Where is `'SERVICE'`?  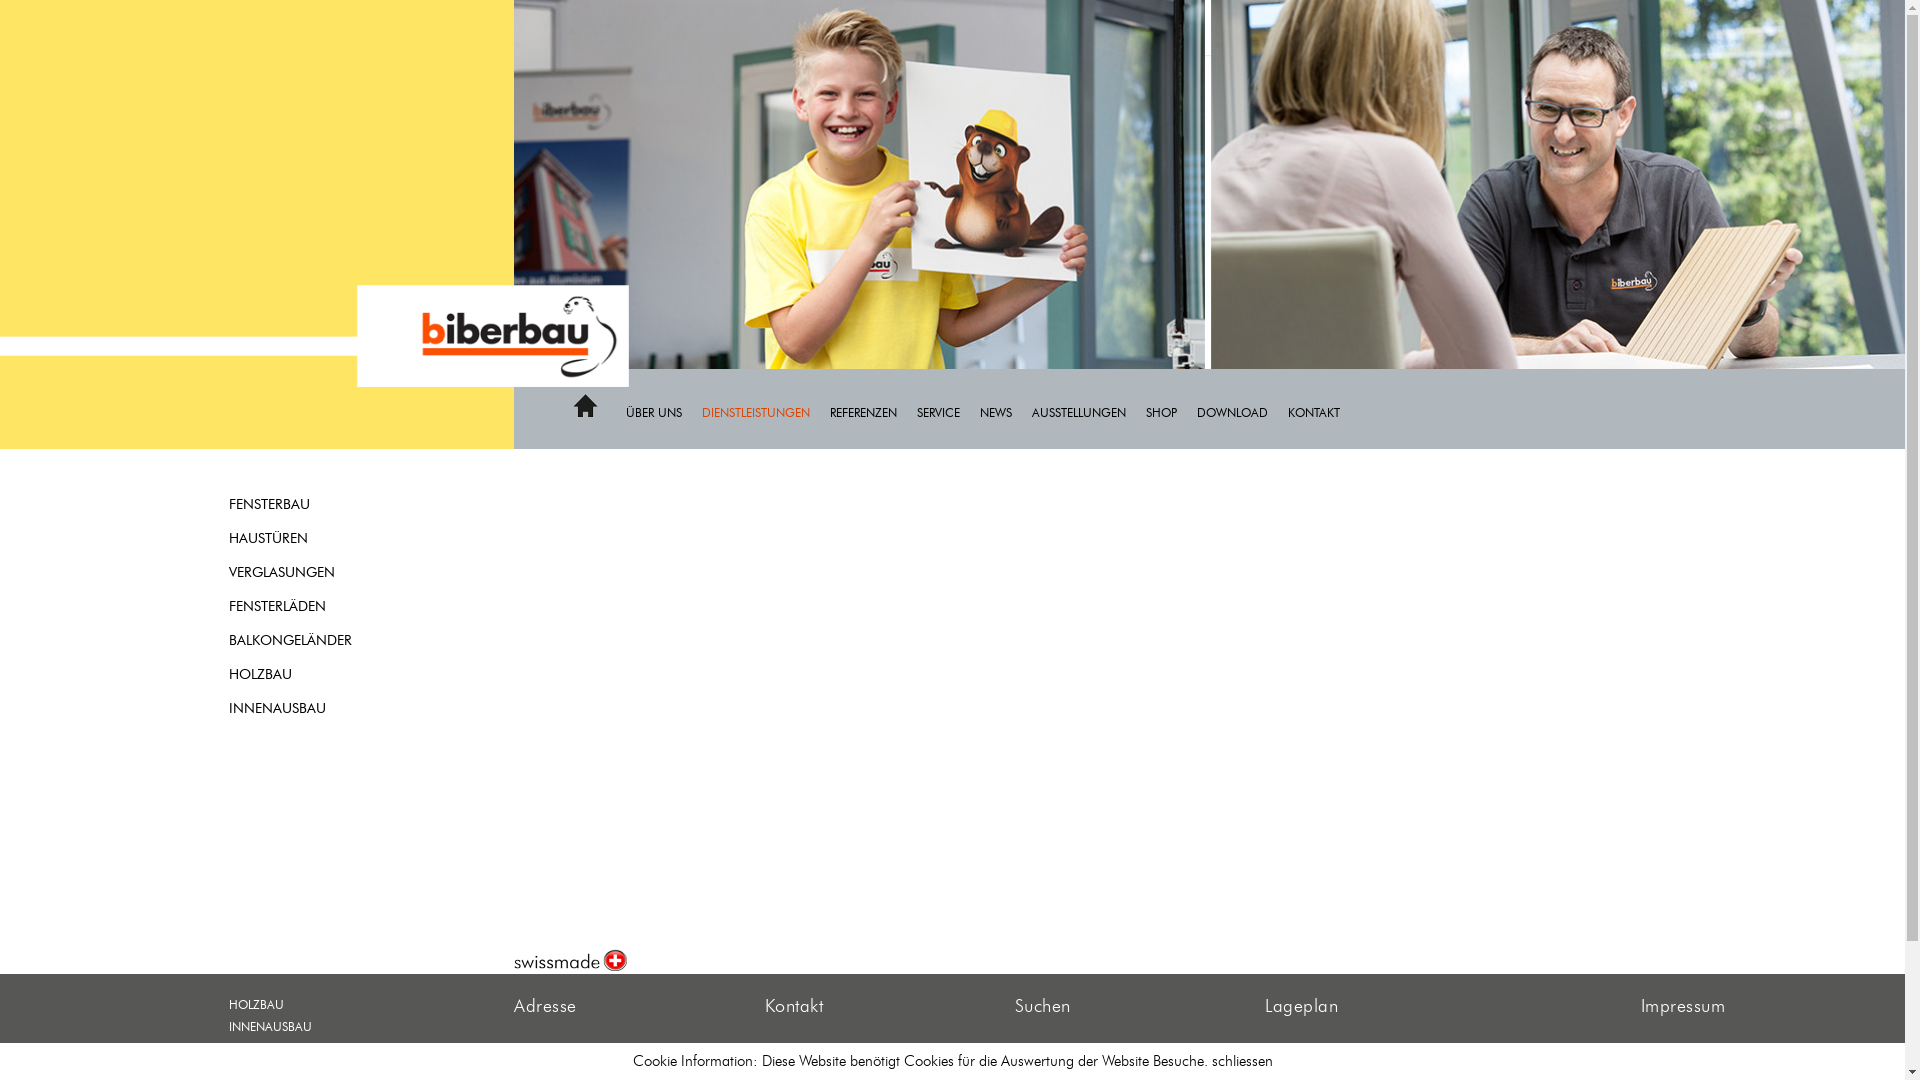
'SERVICE' is located at coordinates (947, 410).